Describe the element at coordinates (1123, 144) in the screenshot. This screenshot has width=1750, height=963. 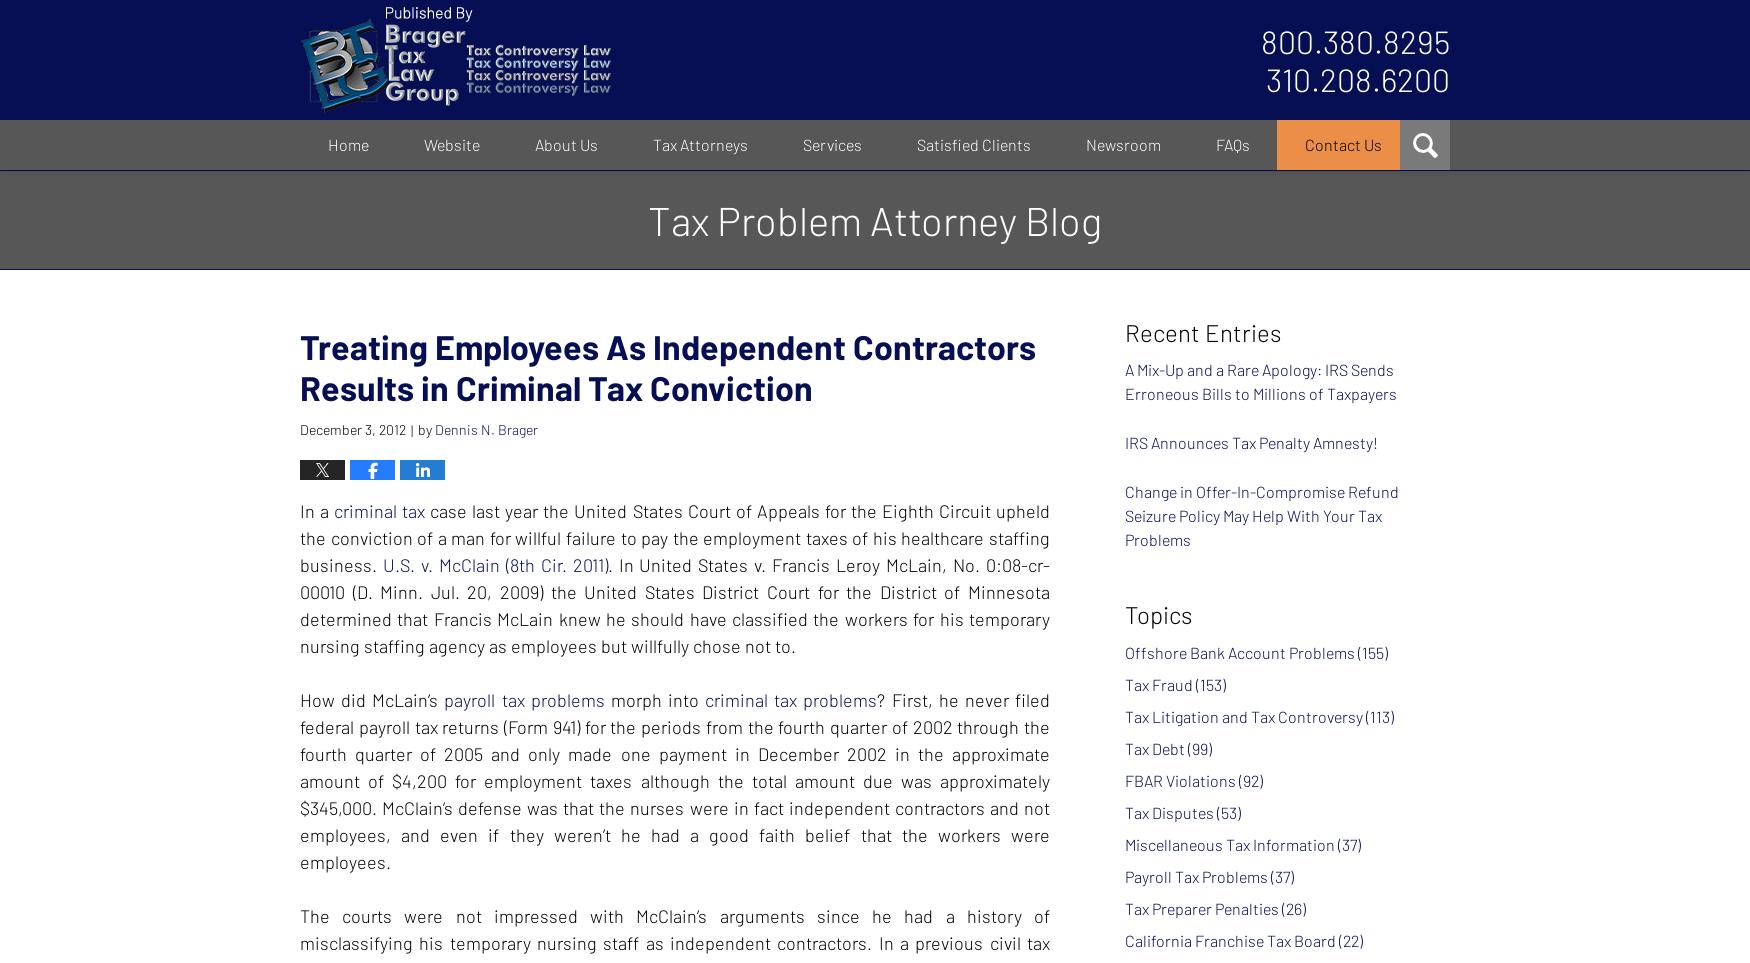
I see `'Newsroom'` at that location.